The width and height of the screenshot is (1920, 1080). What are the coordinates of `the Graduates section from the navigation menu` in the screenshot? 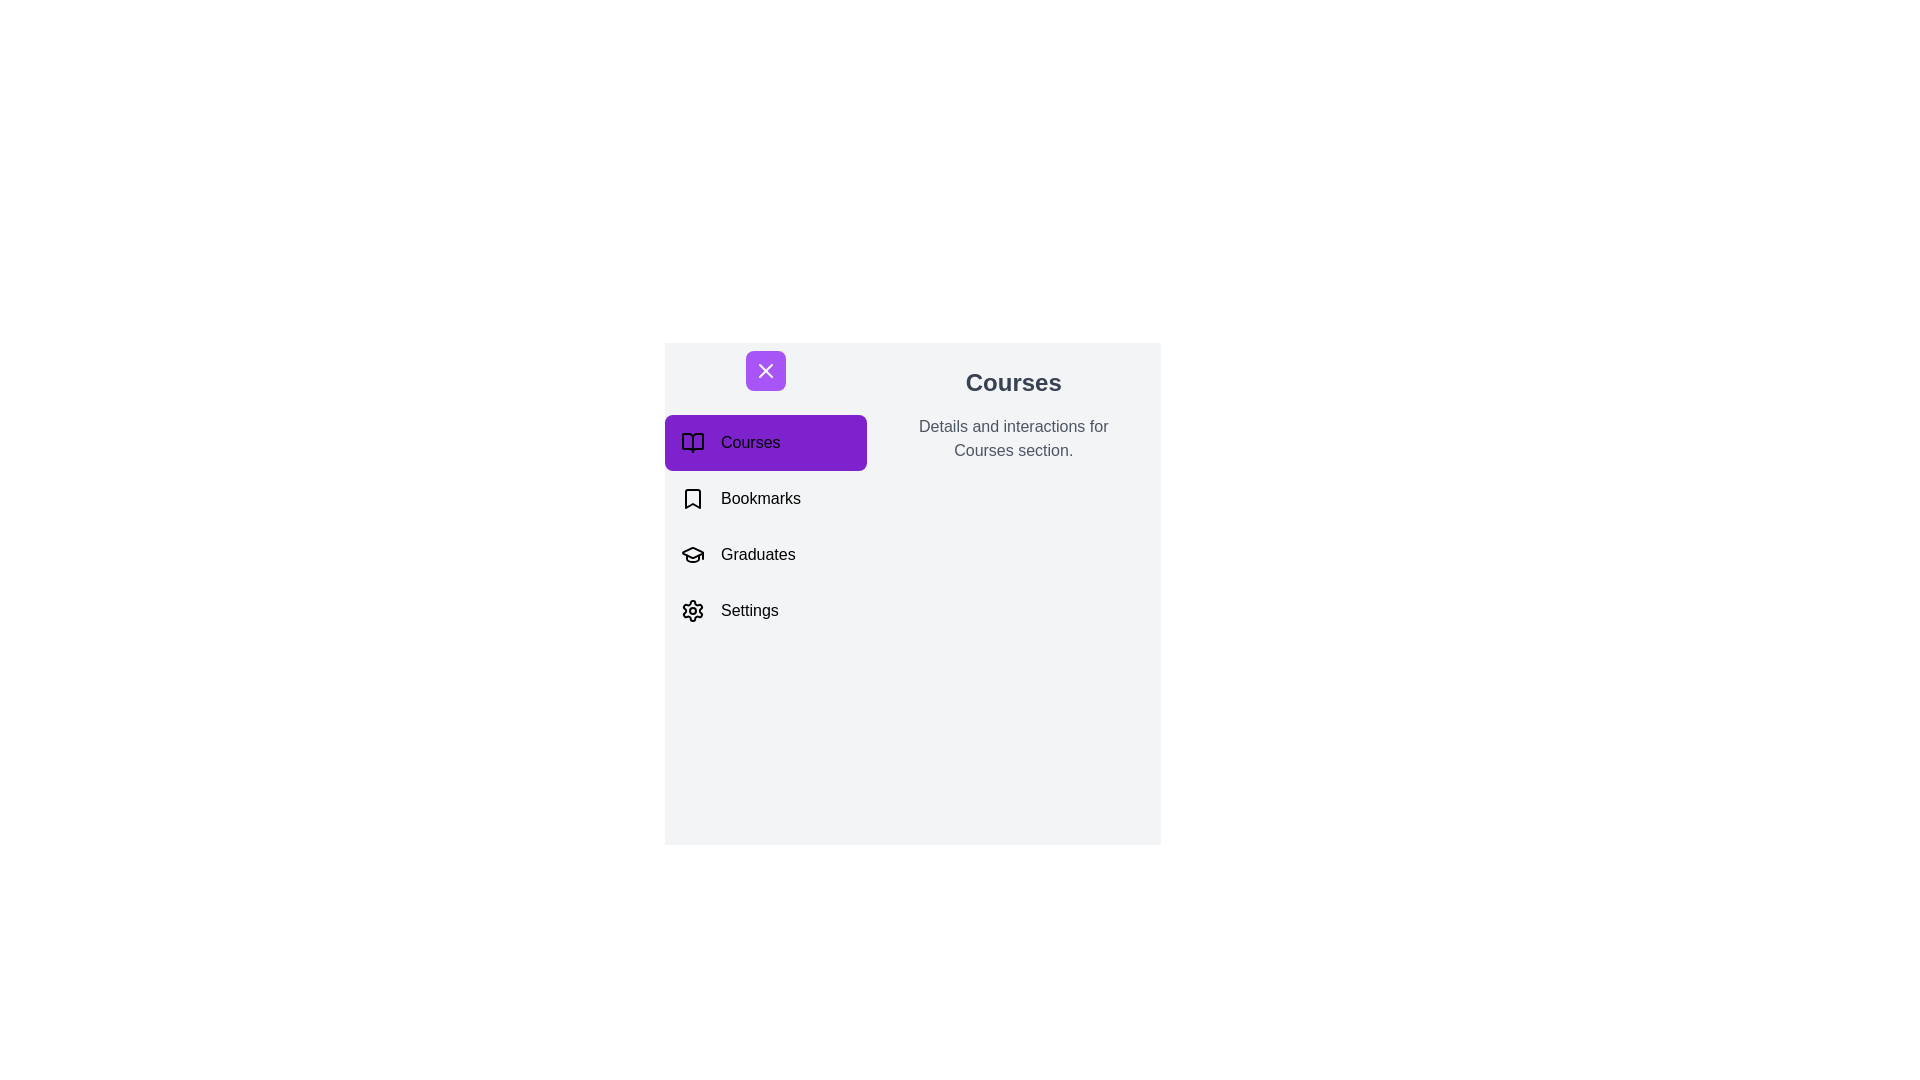 It's located at (764, 555).